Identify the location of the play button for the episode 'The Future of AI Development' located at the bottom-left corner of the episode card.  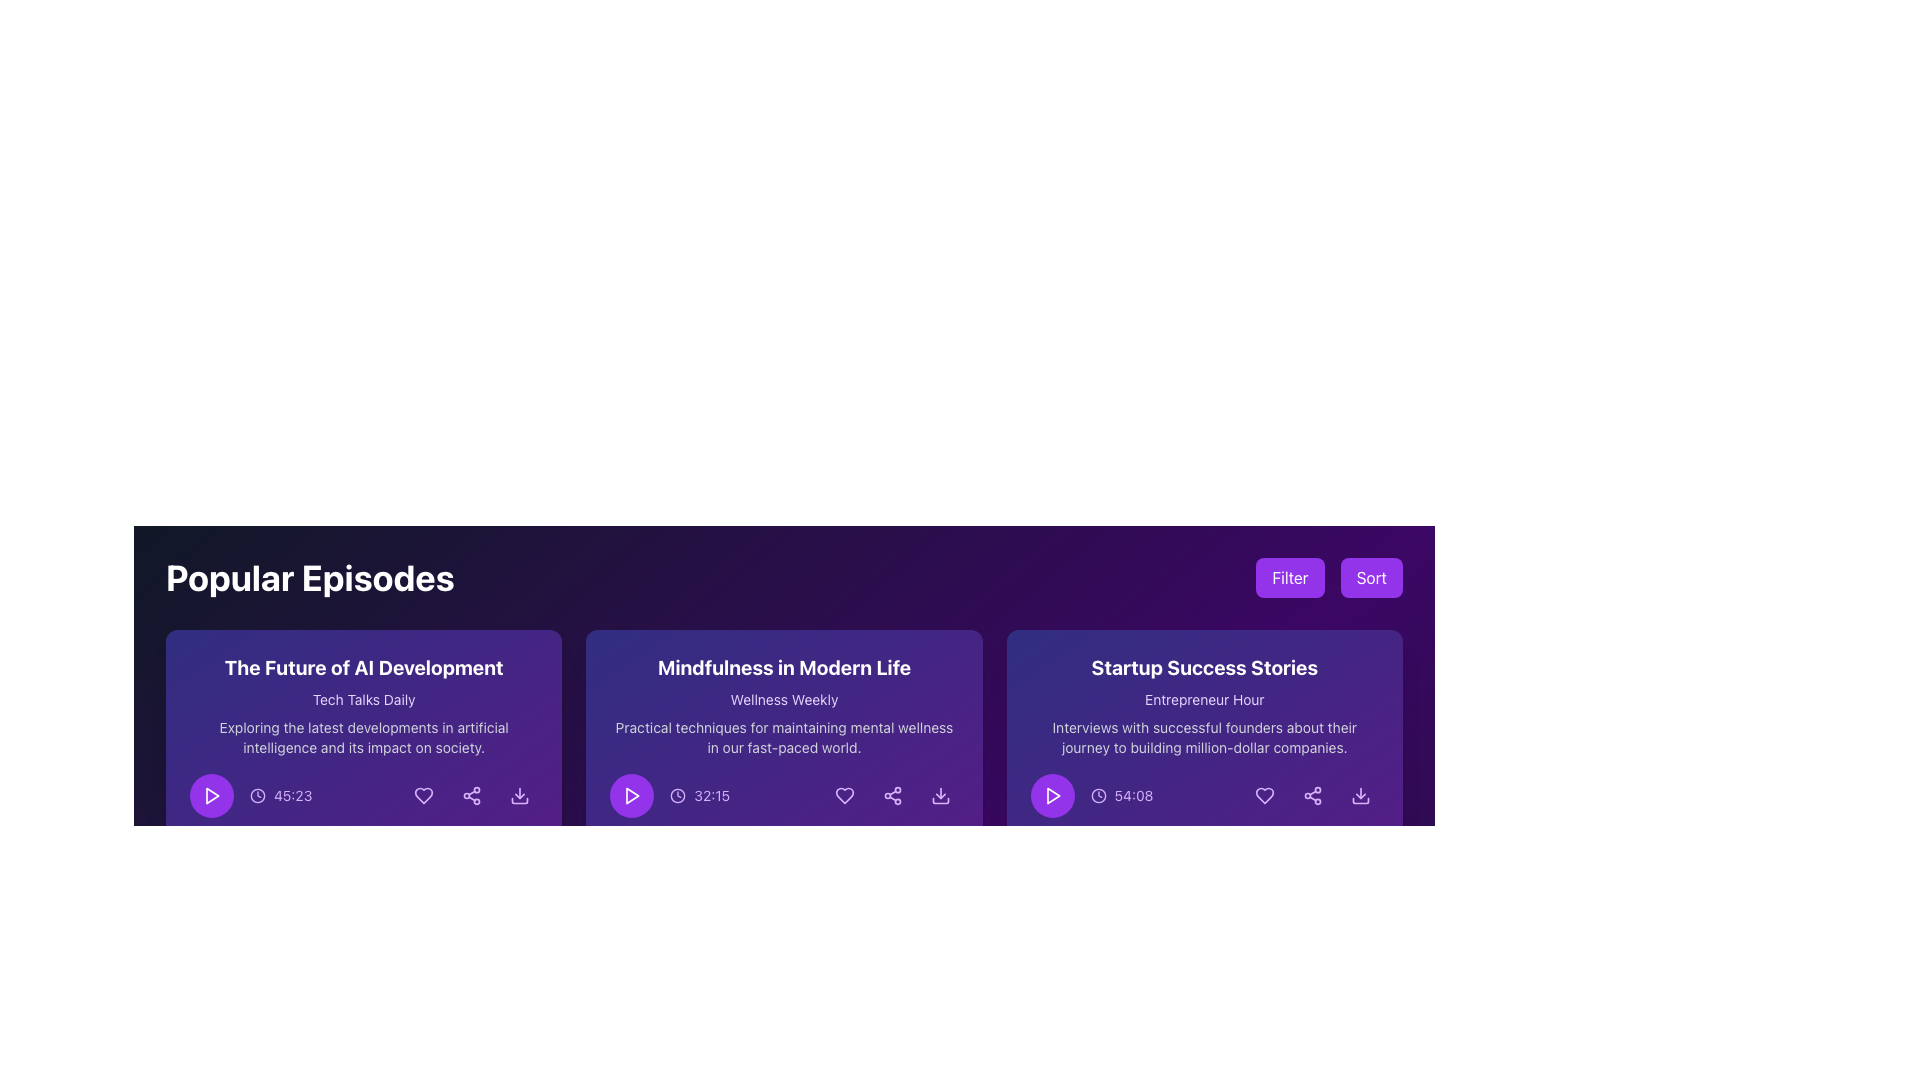
(211, 794).